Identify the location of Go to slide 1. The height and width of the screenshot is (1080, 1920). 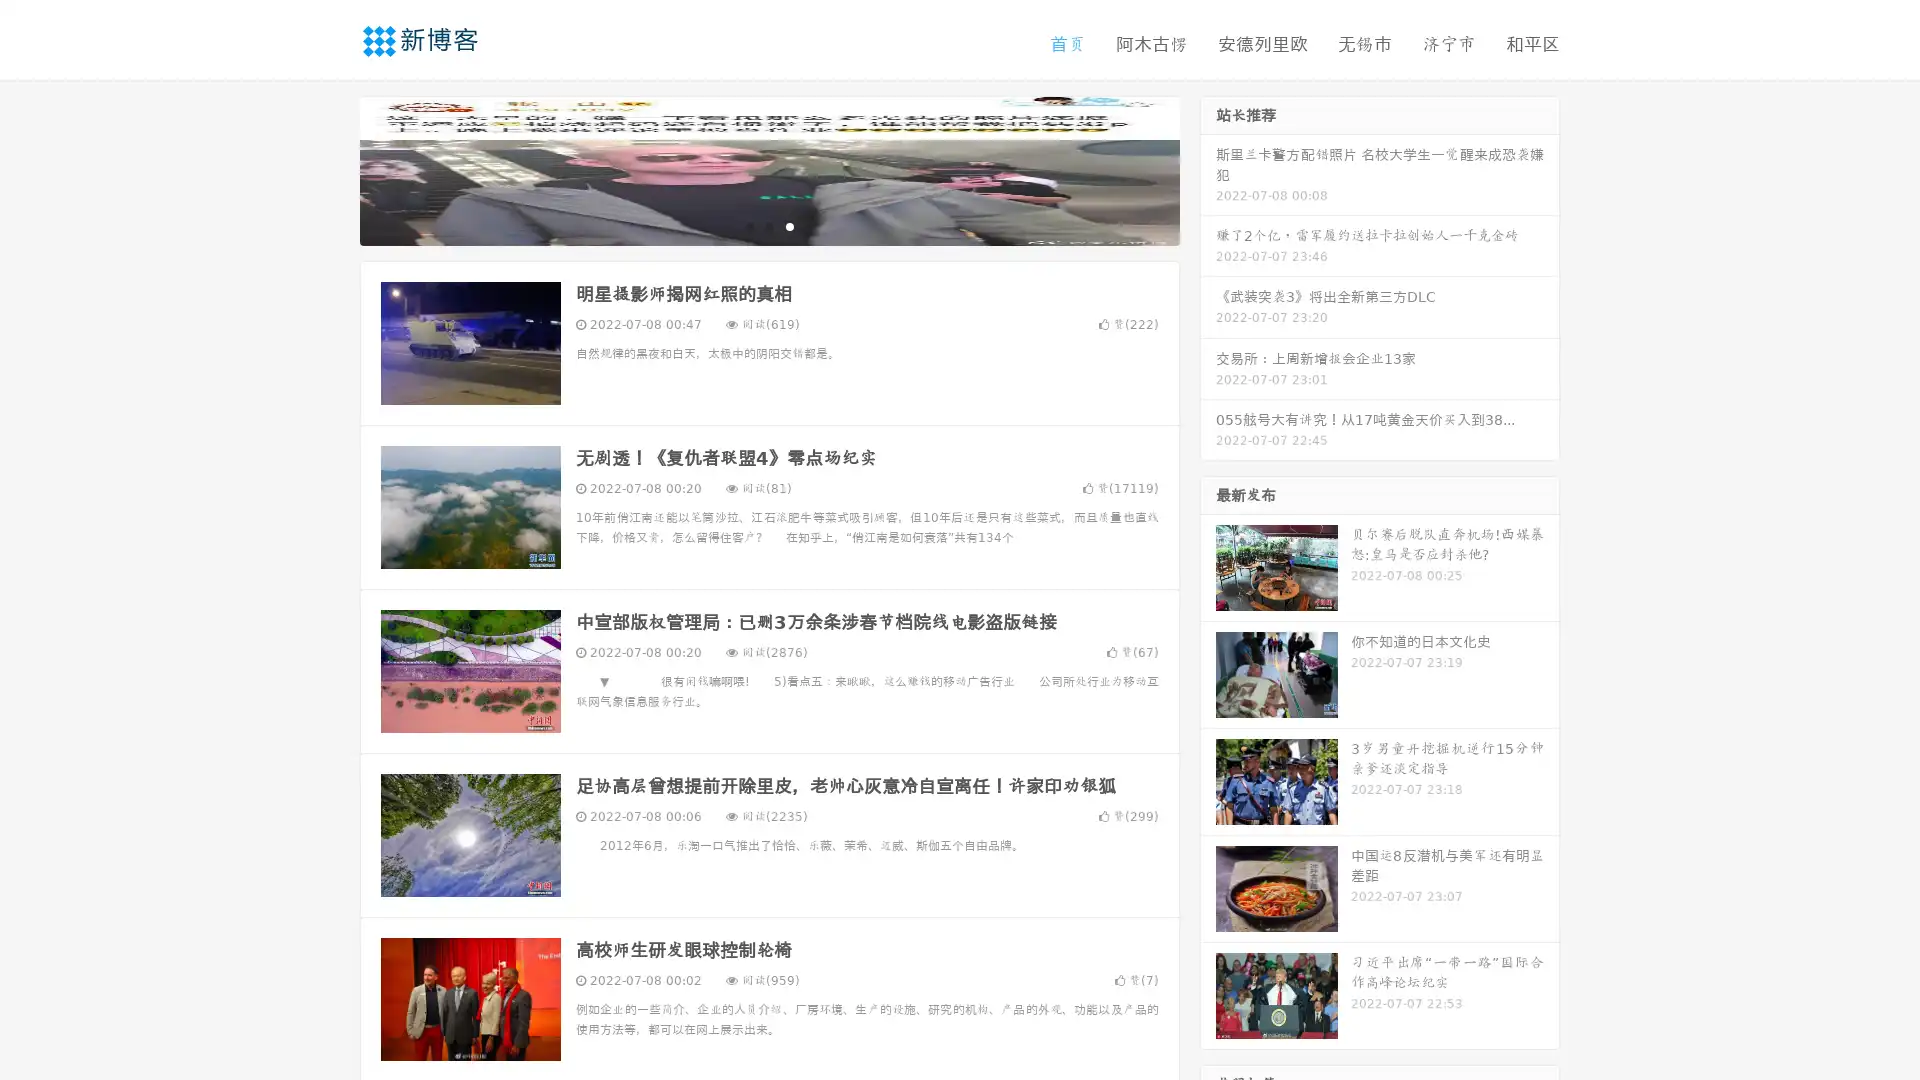
(748, 225).